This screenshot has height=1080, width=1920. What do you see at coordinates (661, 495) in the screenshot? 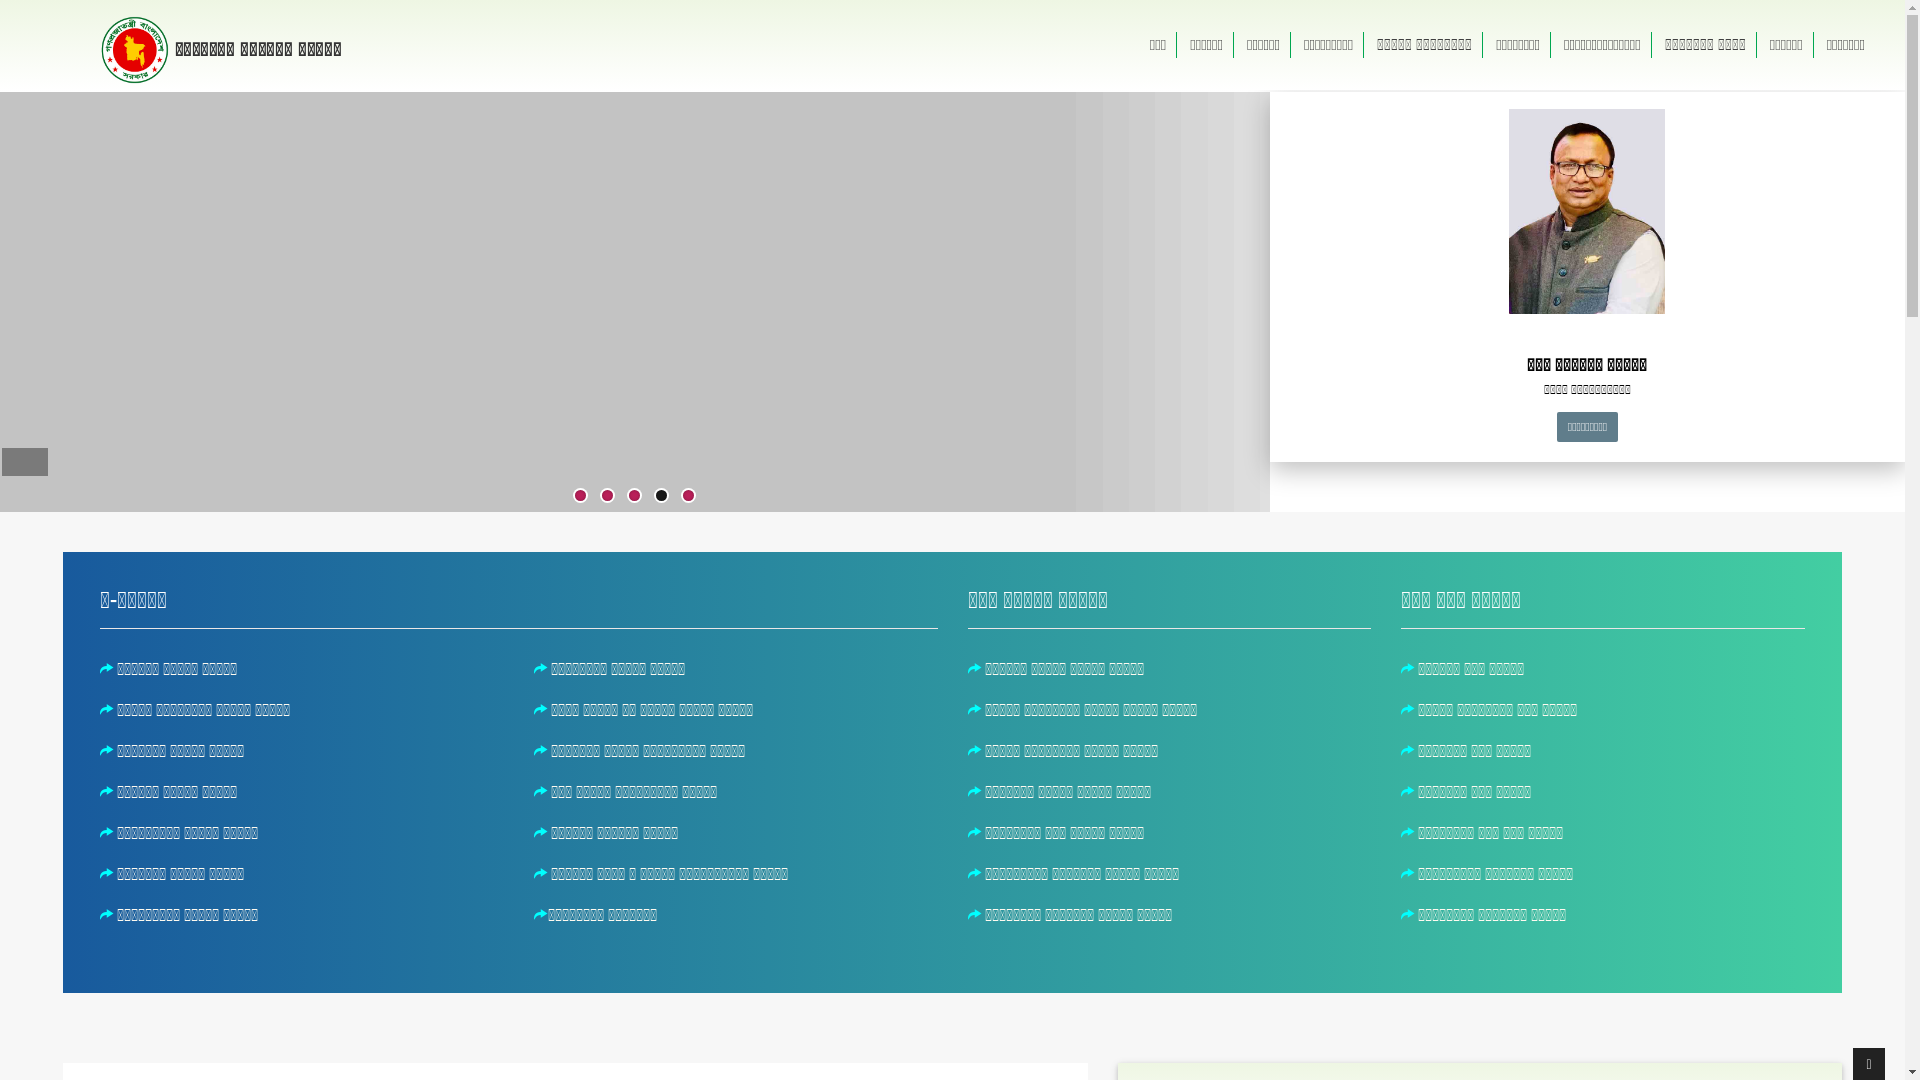
I see `'4'` at bounding box center [661, 495].